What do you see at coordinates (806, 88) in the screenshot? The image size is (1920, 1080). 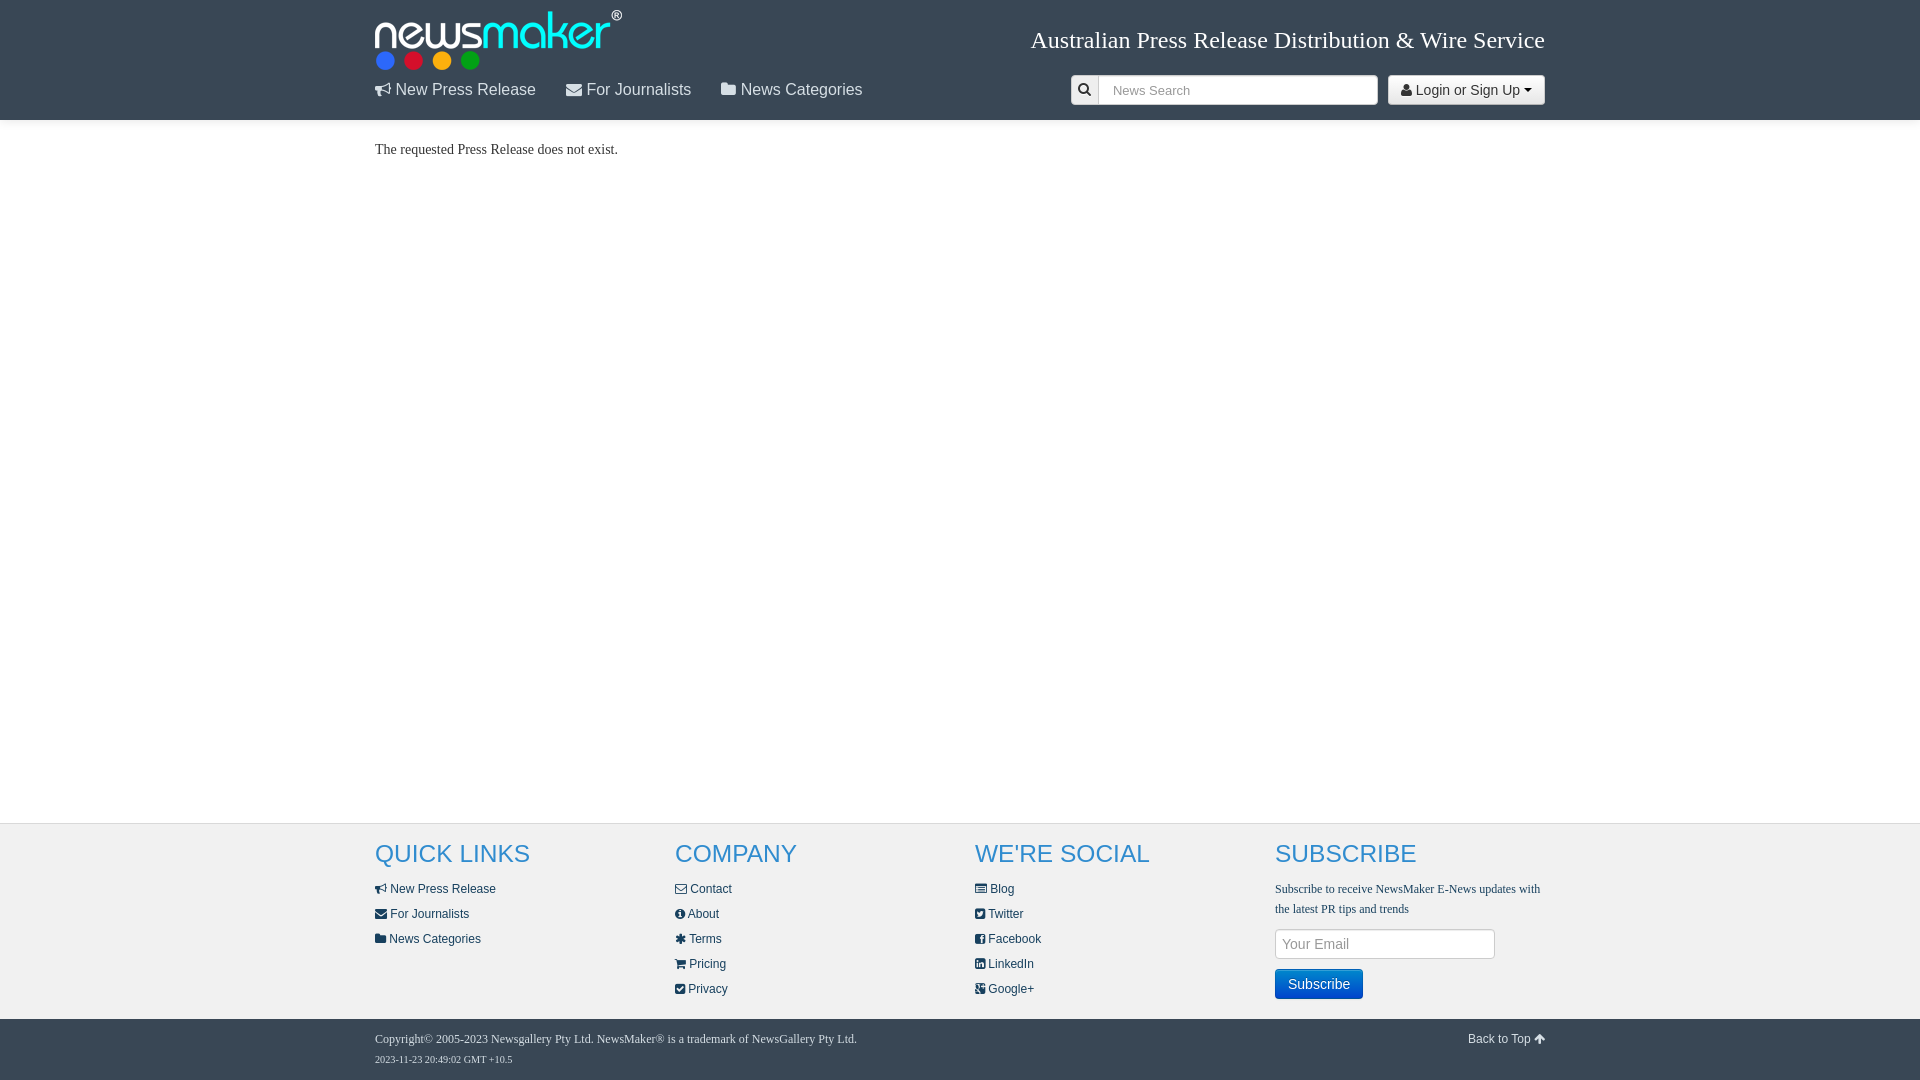 I see `'News Categories'` at bounding box center [806, 88].